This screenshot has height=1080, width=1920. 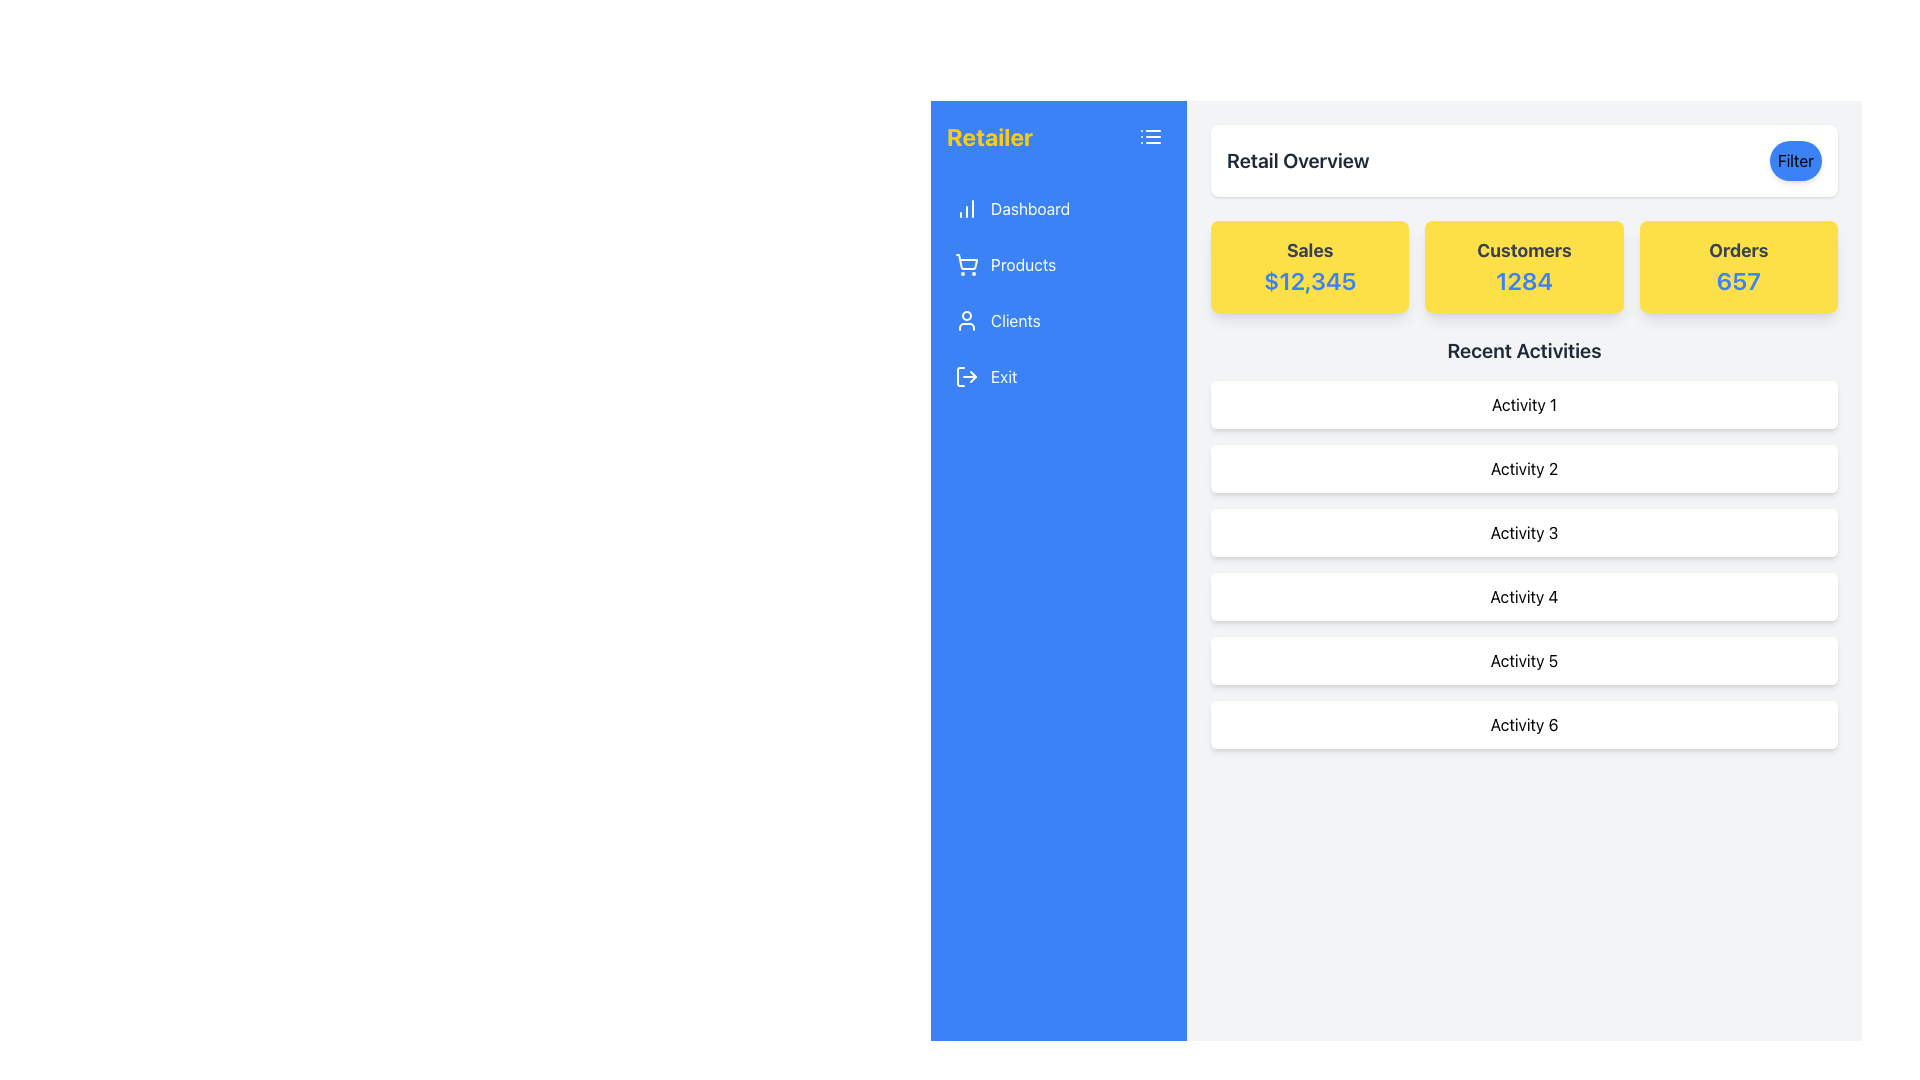 I want to click on the 'Orders' text label located in the yellow card at the top-right section of the interface, indicating the number of orders (657), so click(x=1737, y=249).